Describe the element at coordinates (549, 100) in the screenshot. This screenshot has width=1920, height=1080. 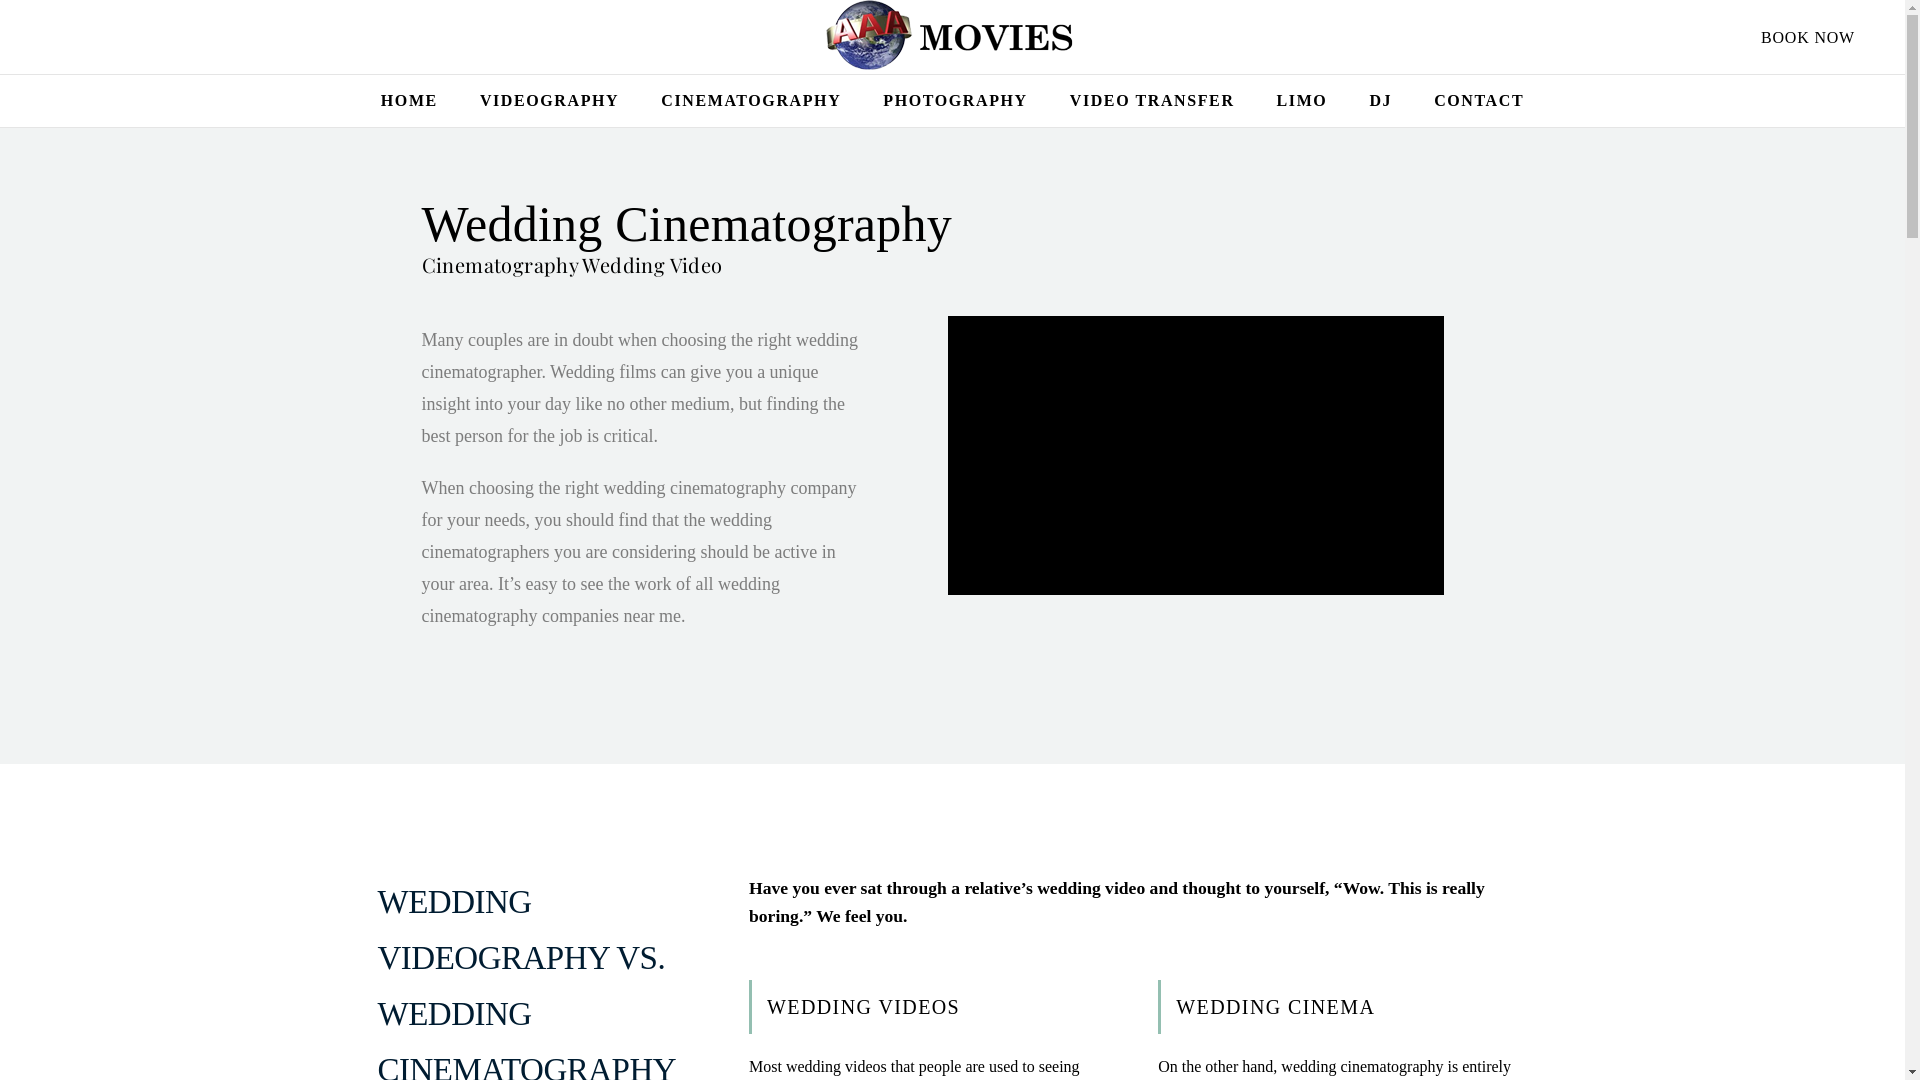
I see `'VIDEOGRAPHY'` at that location.